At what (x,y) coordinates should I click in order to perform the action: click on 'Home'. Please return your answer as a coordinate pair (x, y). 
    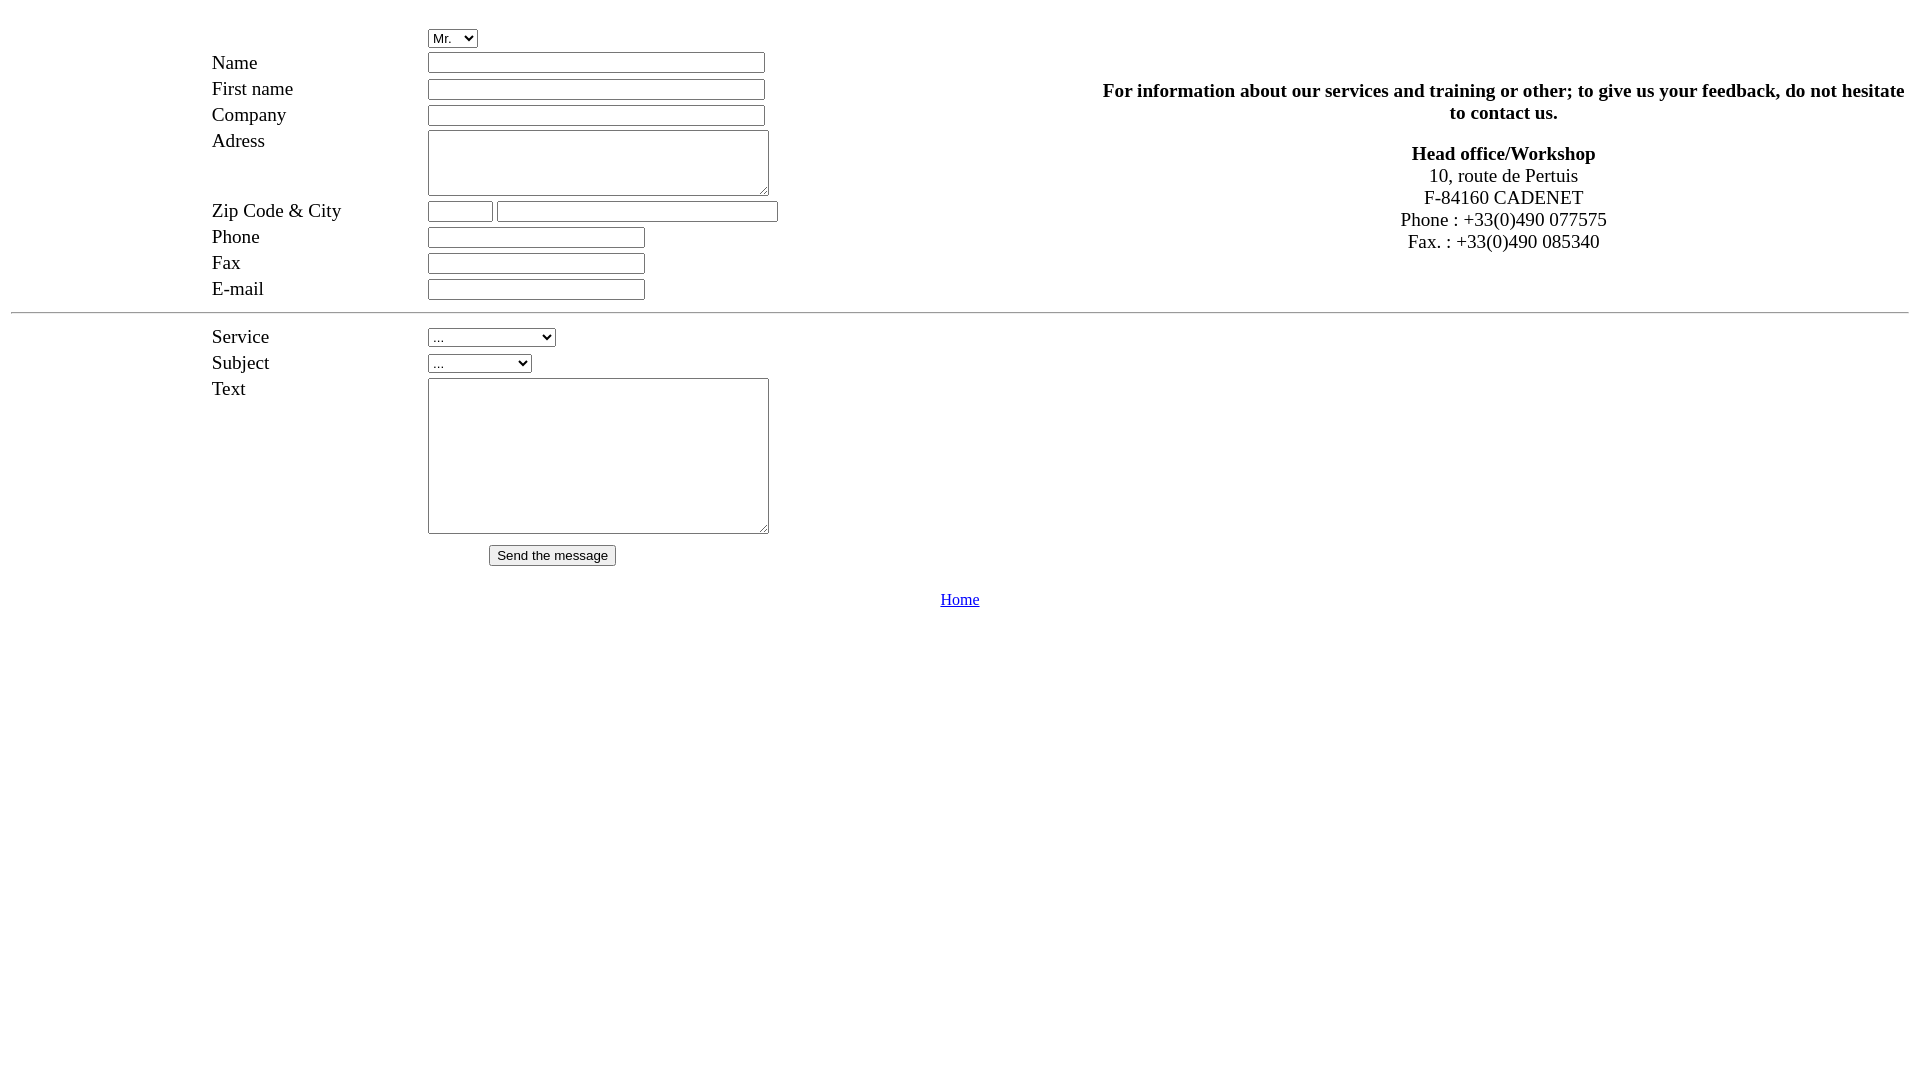
    Looking at the image, I should click on (958, 598).